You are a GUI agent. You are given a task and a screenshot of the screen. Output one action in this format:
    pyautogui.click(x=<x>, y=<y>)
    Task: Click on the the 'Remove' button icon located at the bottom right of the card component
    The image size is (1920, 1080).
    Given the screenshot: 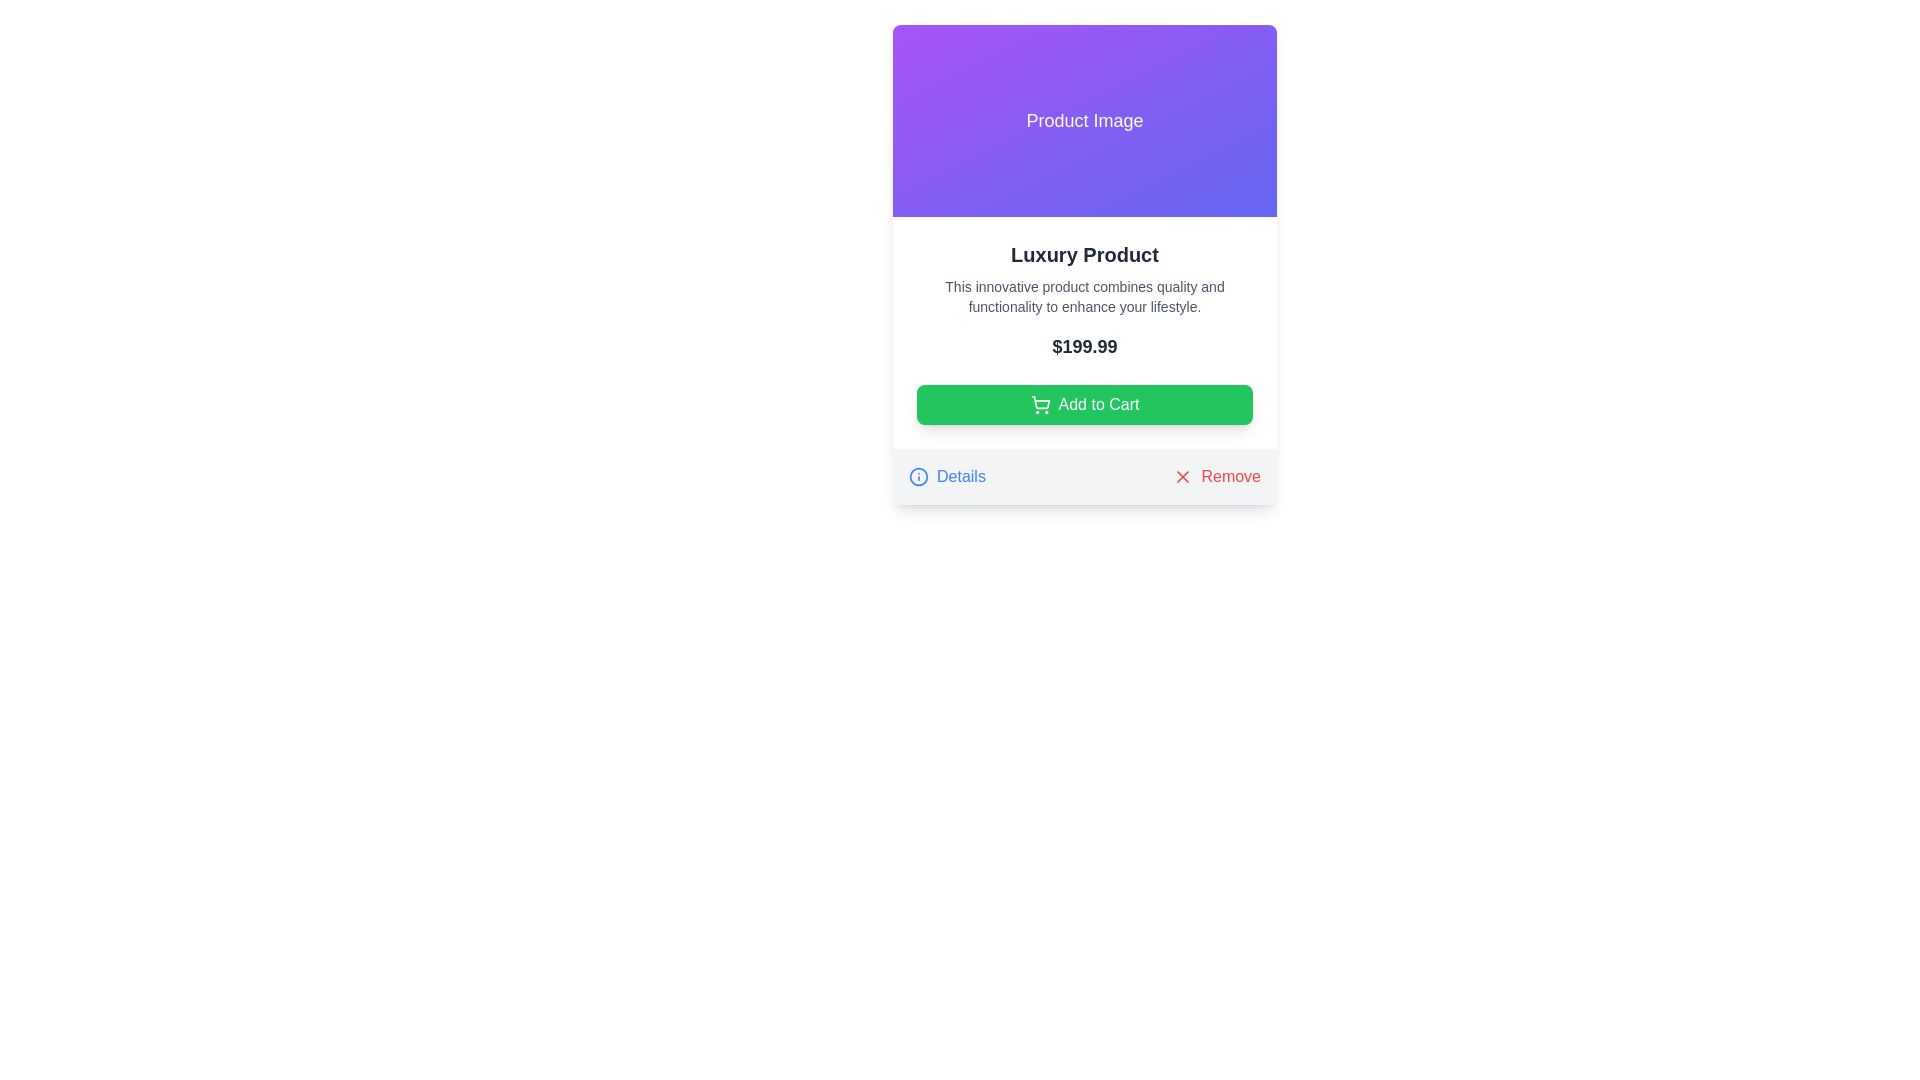 What is the action you would take?
    pyautogui.click(x=1183, y=477)
    